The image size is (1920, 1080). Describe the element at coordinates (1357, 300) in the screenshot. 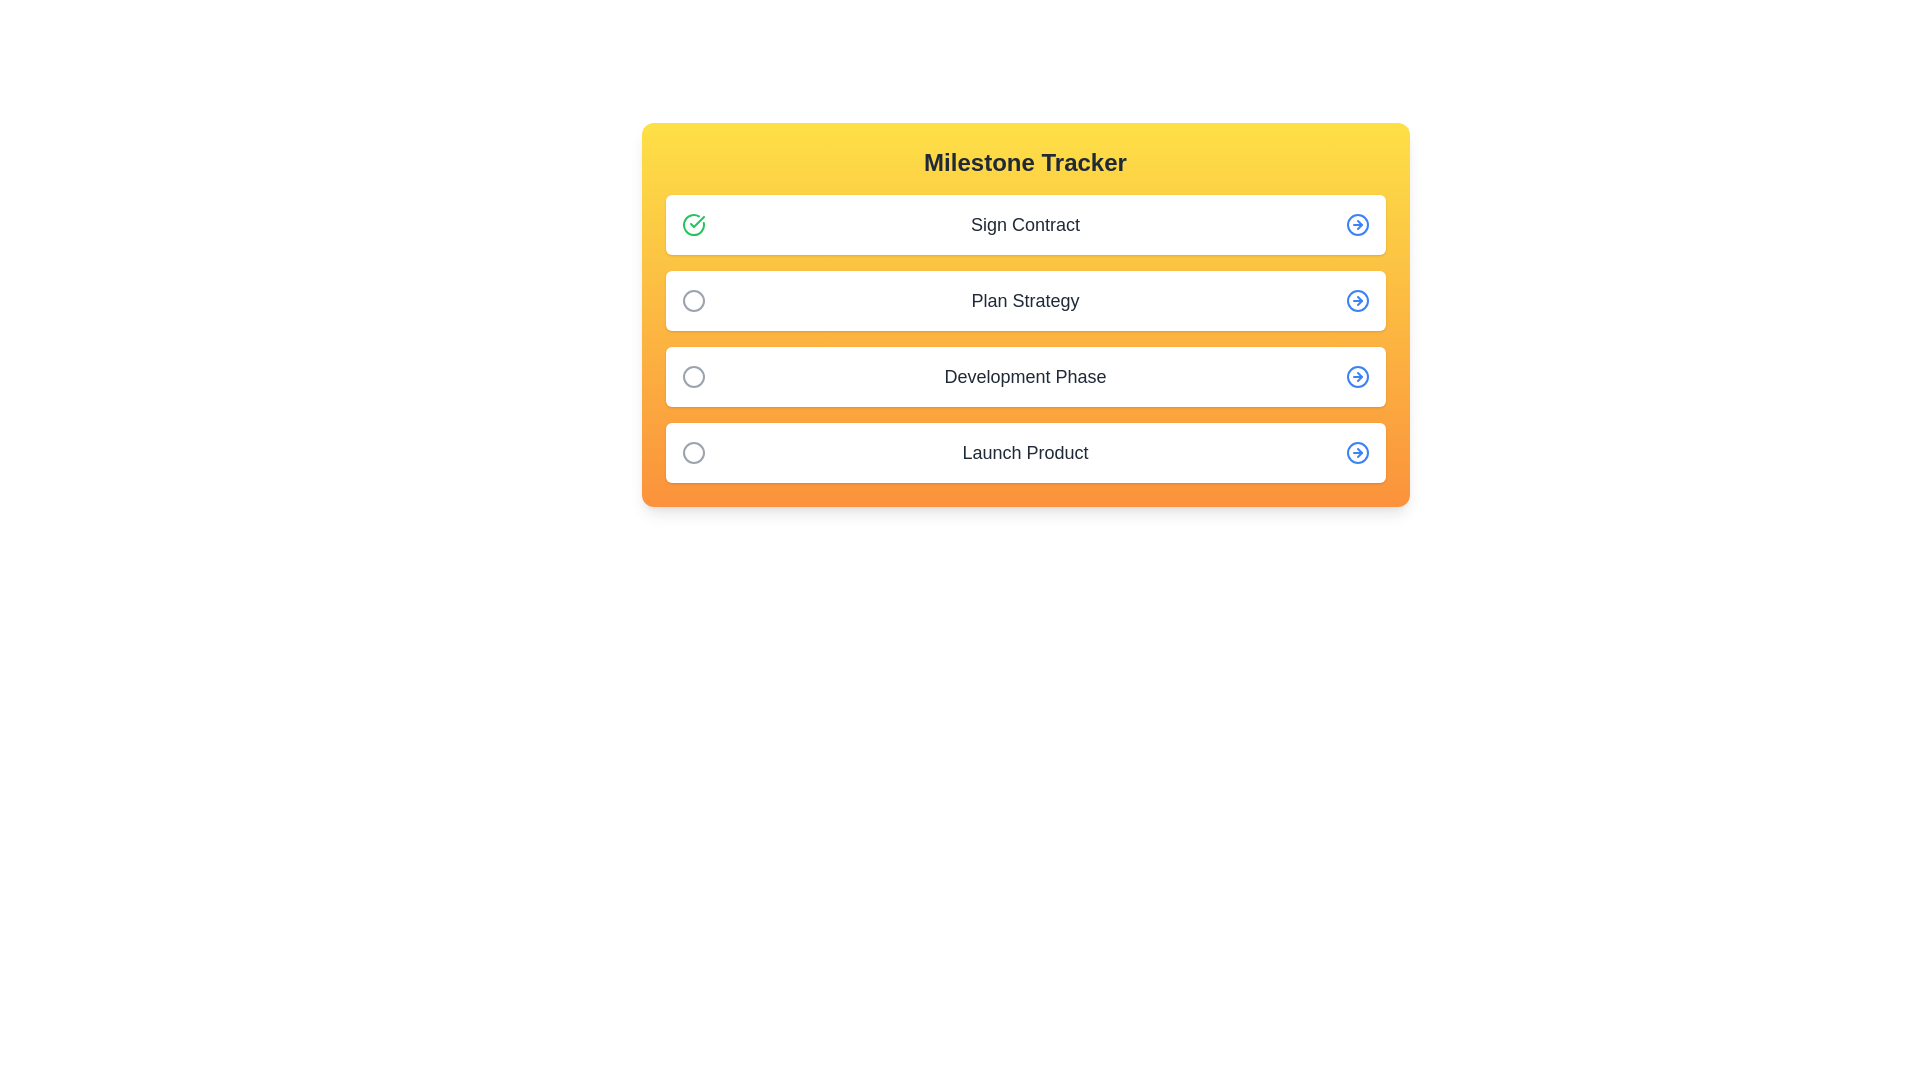

I see `the small, circular blue and white icon with a right-pointing arrow located to the far right of the 'Plan Strategy' row to proceed` at that location.